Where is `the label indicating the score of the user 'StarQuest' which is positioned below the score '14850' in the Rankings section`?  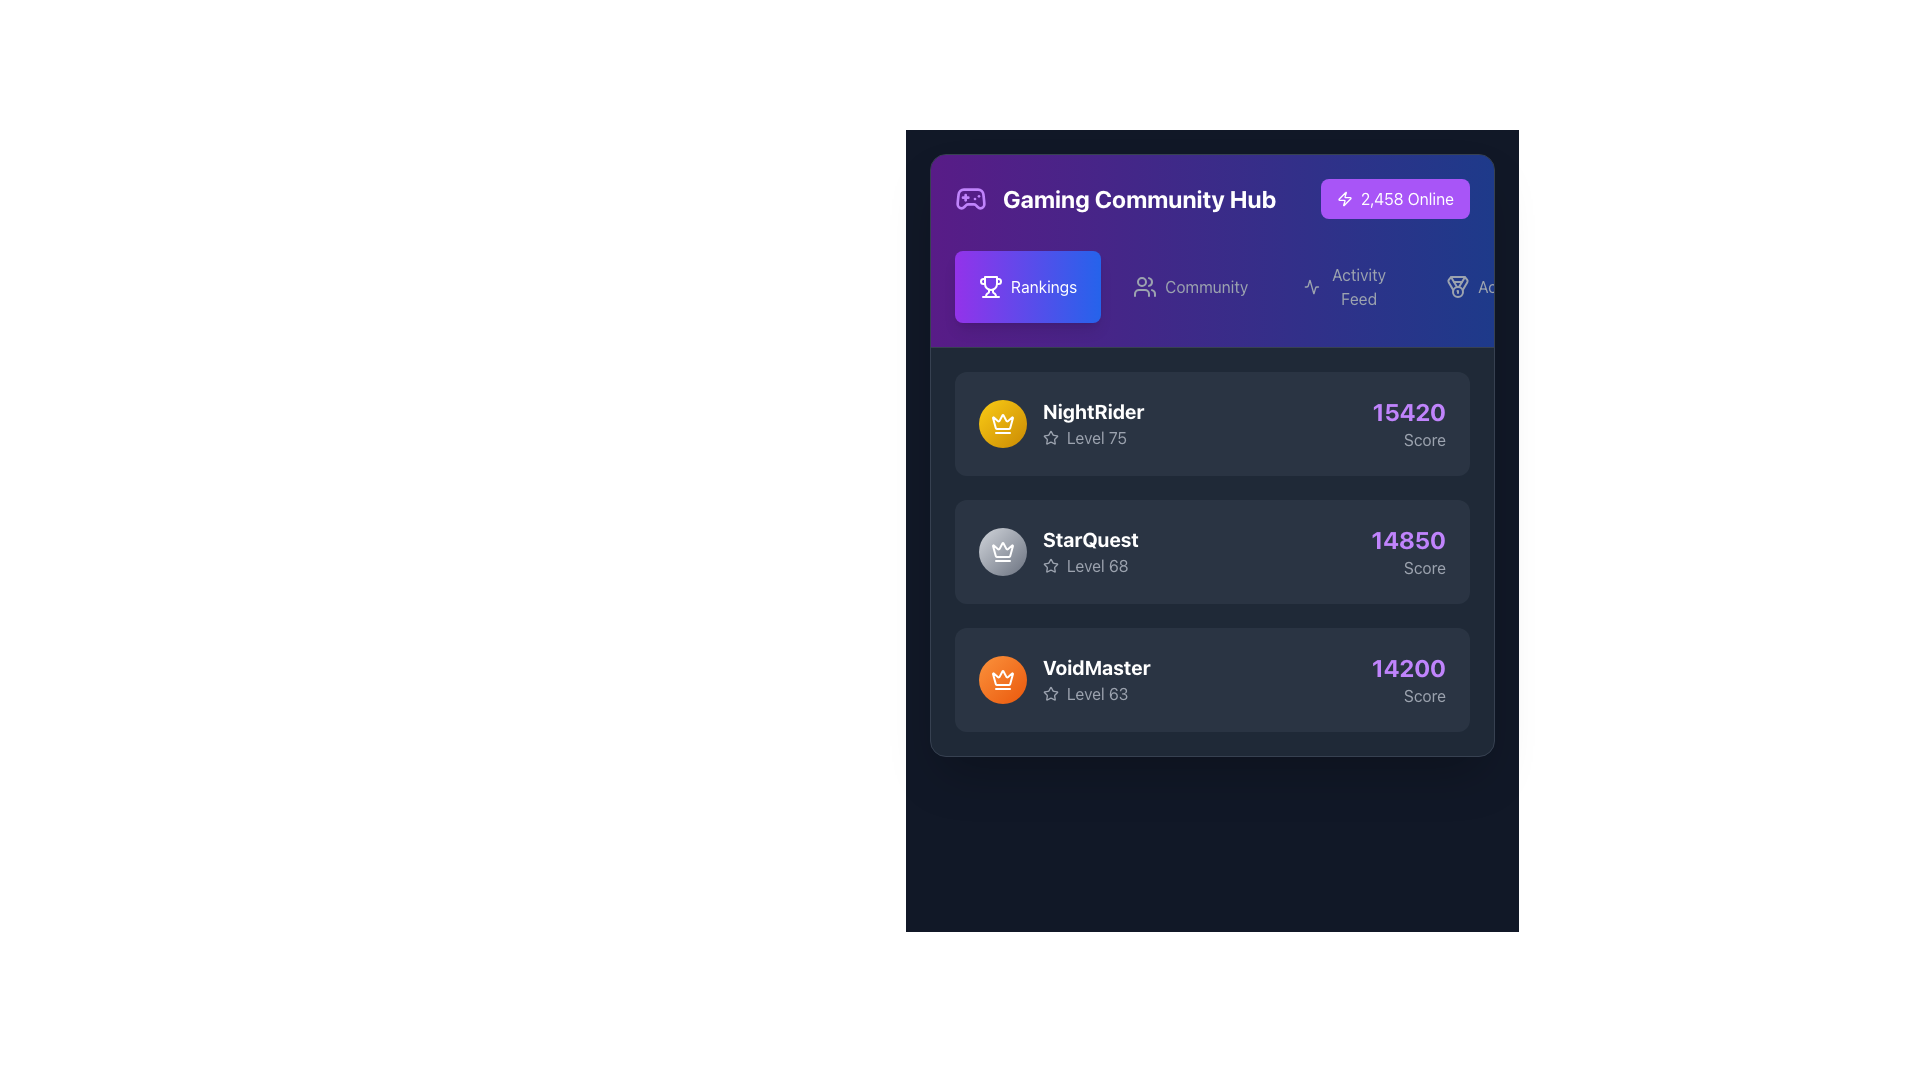
the label indicating the score of the user 'StarQuest' which is positioned below the score '14850' in the Rankings section is located at coordinates (1407, 567).